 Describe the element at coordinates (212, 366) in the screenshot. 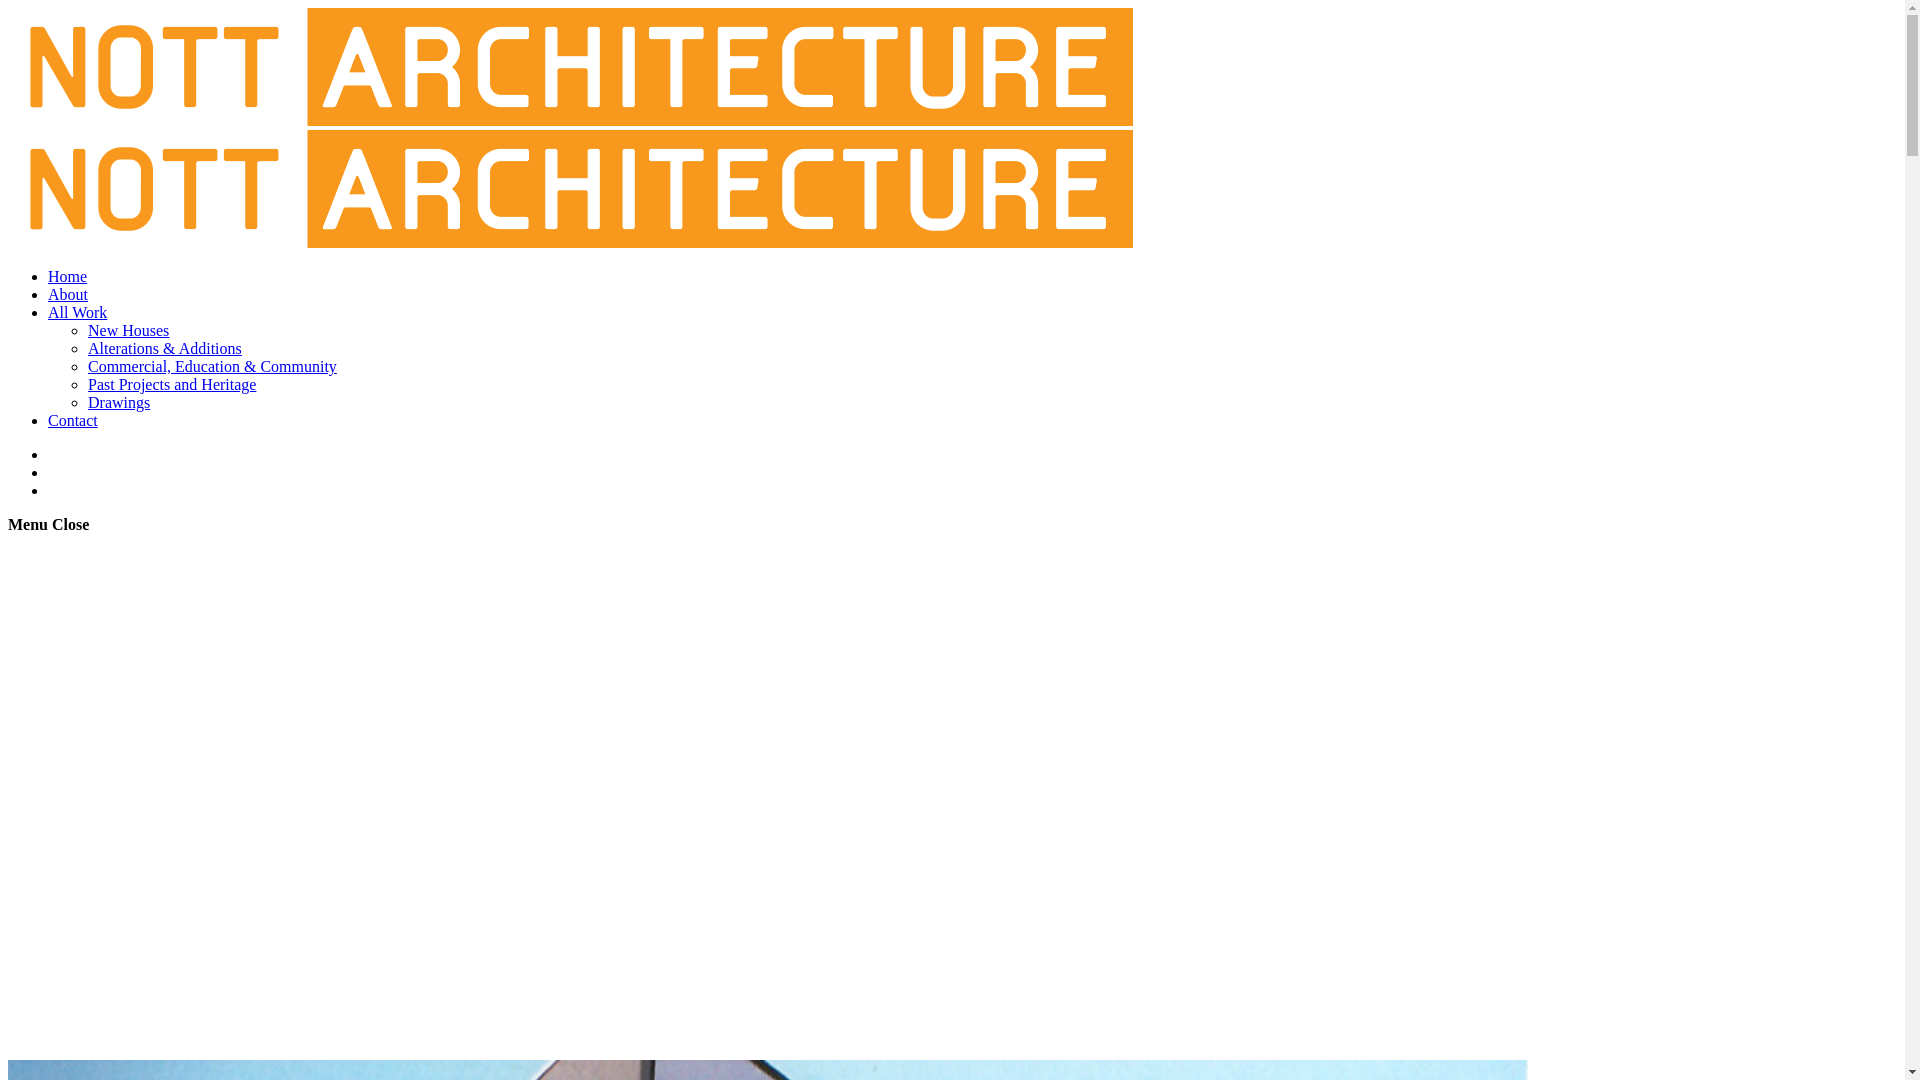

I see `'Commercial, Education & Community'` at that location.